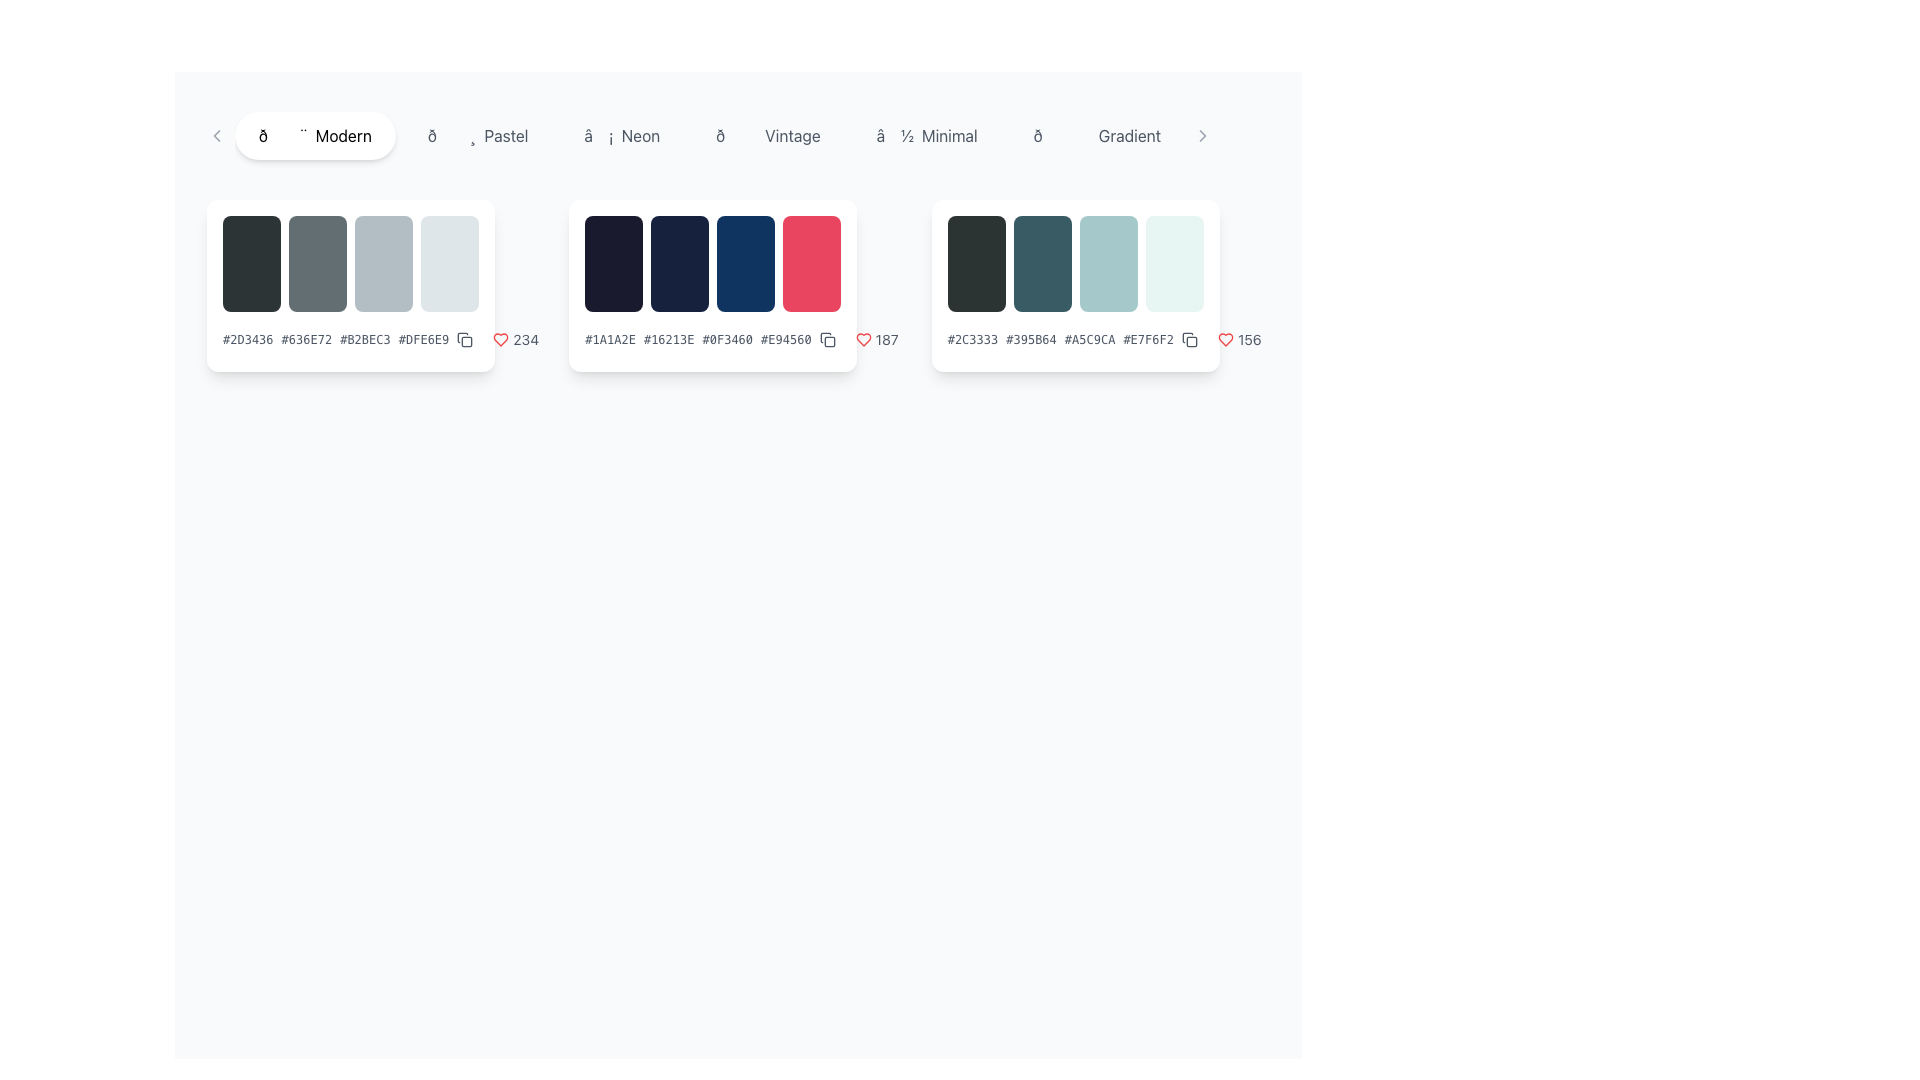  What do you see at coordinates (462, 337) in the screenshot?
I see `the SVG icon within the button located to the right of the palette card with the code '#2D3436 #636E72 #B2BEC3 #DFE6E9' to initiate the copy action` at bounding box center [462, 337].